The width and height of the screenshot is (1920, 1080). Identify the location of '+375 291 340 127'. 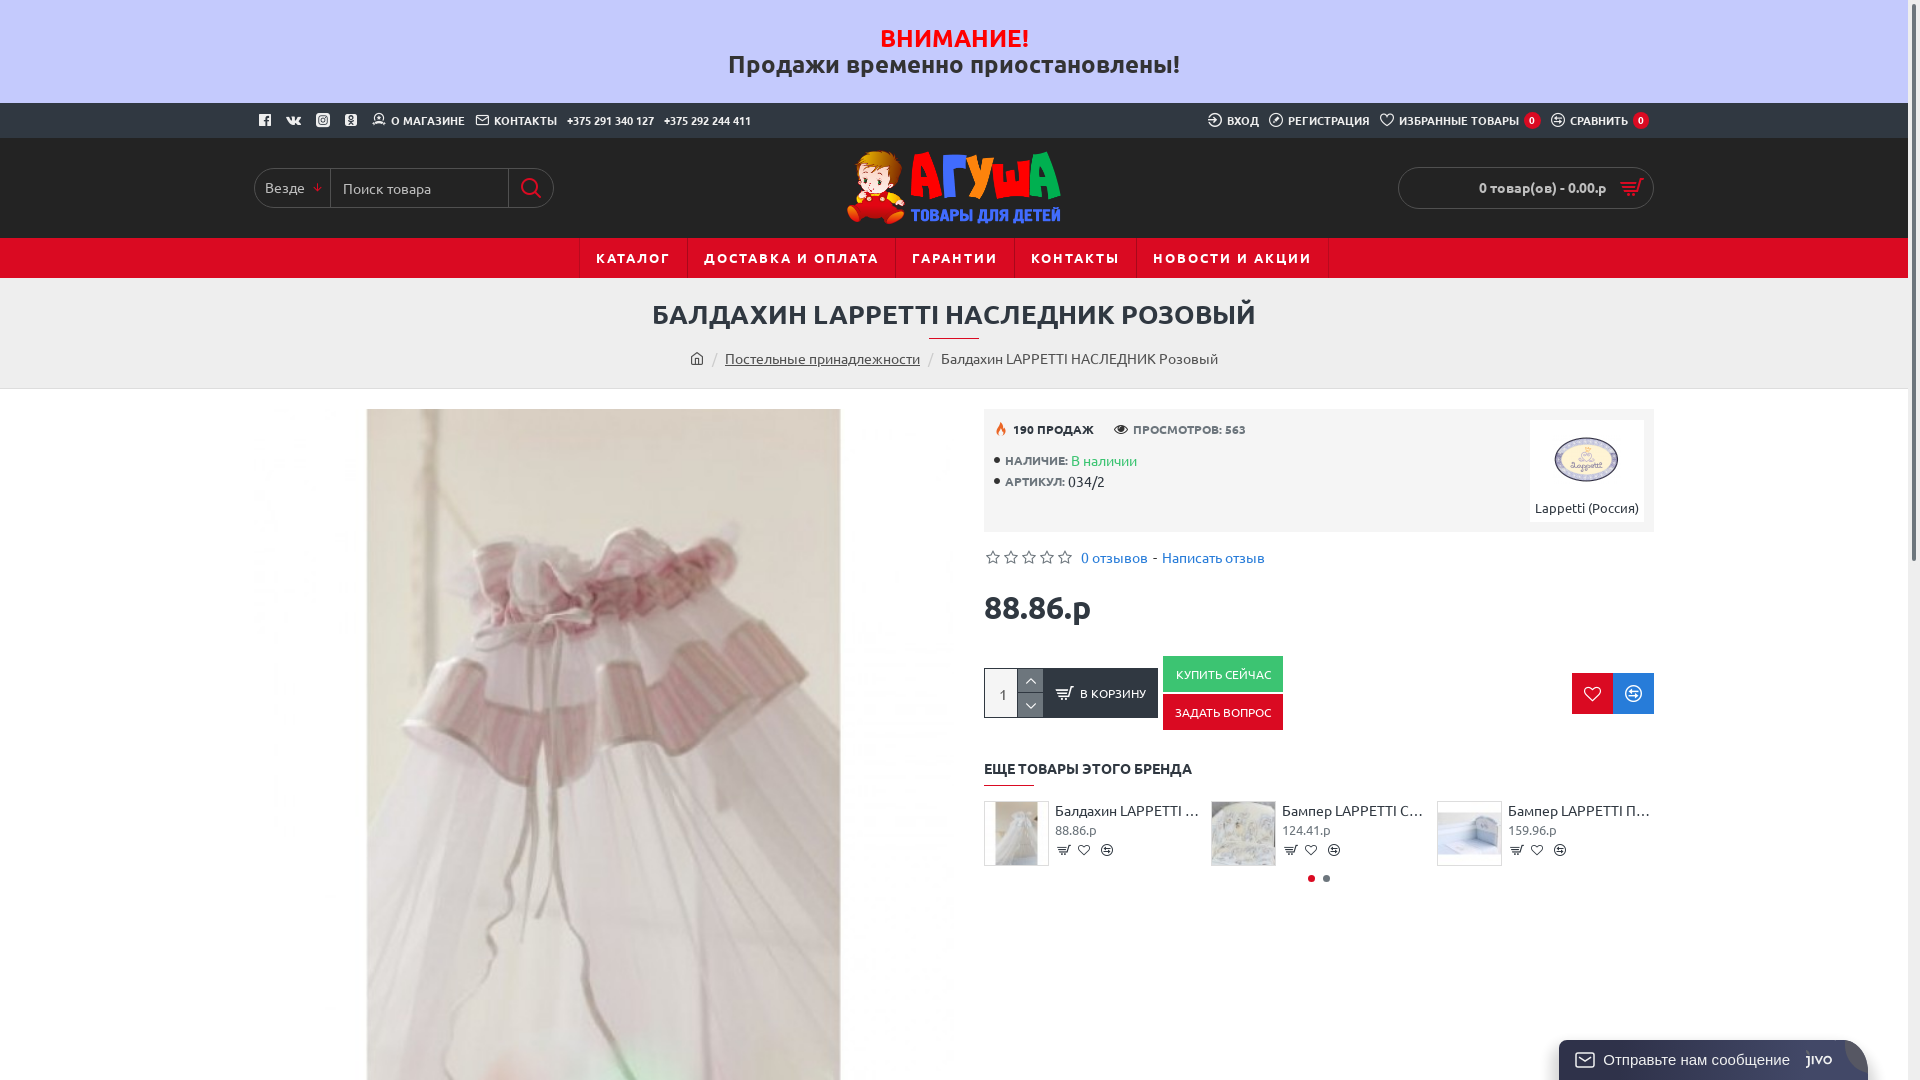
(609, 120).